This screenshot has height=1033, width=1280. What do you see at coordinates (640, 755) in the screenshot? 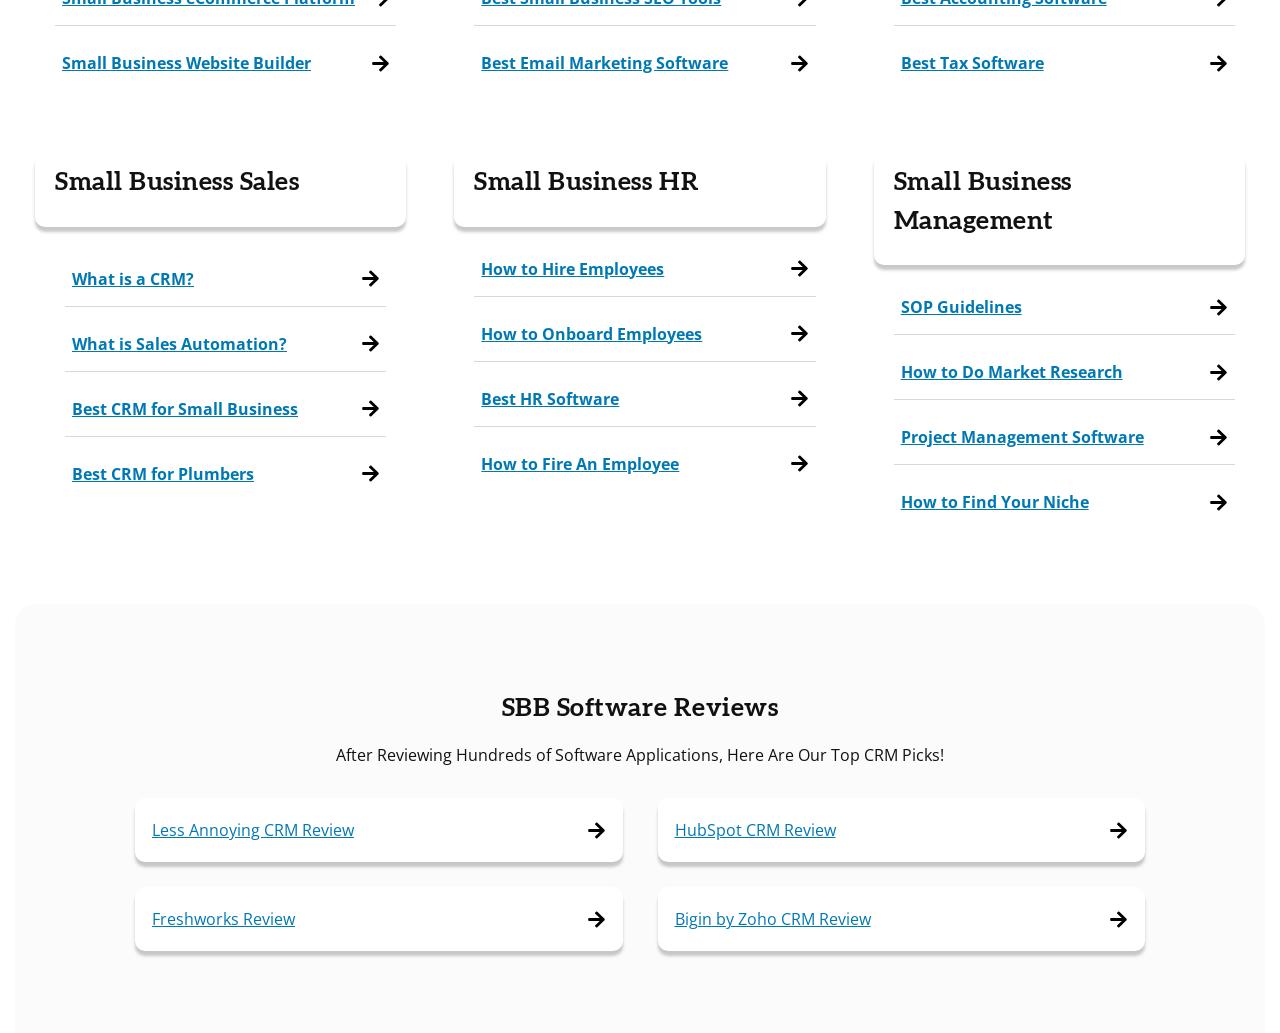
I see `'After Reviewing Hundreds of Software Applications, Here Are Our Top CRM Picks!'` at bounding box center [640, 755].